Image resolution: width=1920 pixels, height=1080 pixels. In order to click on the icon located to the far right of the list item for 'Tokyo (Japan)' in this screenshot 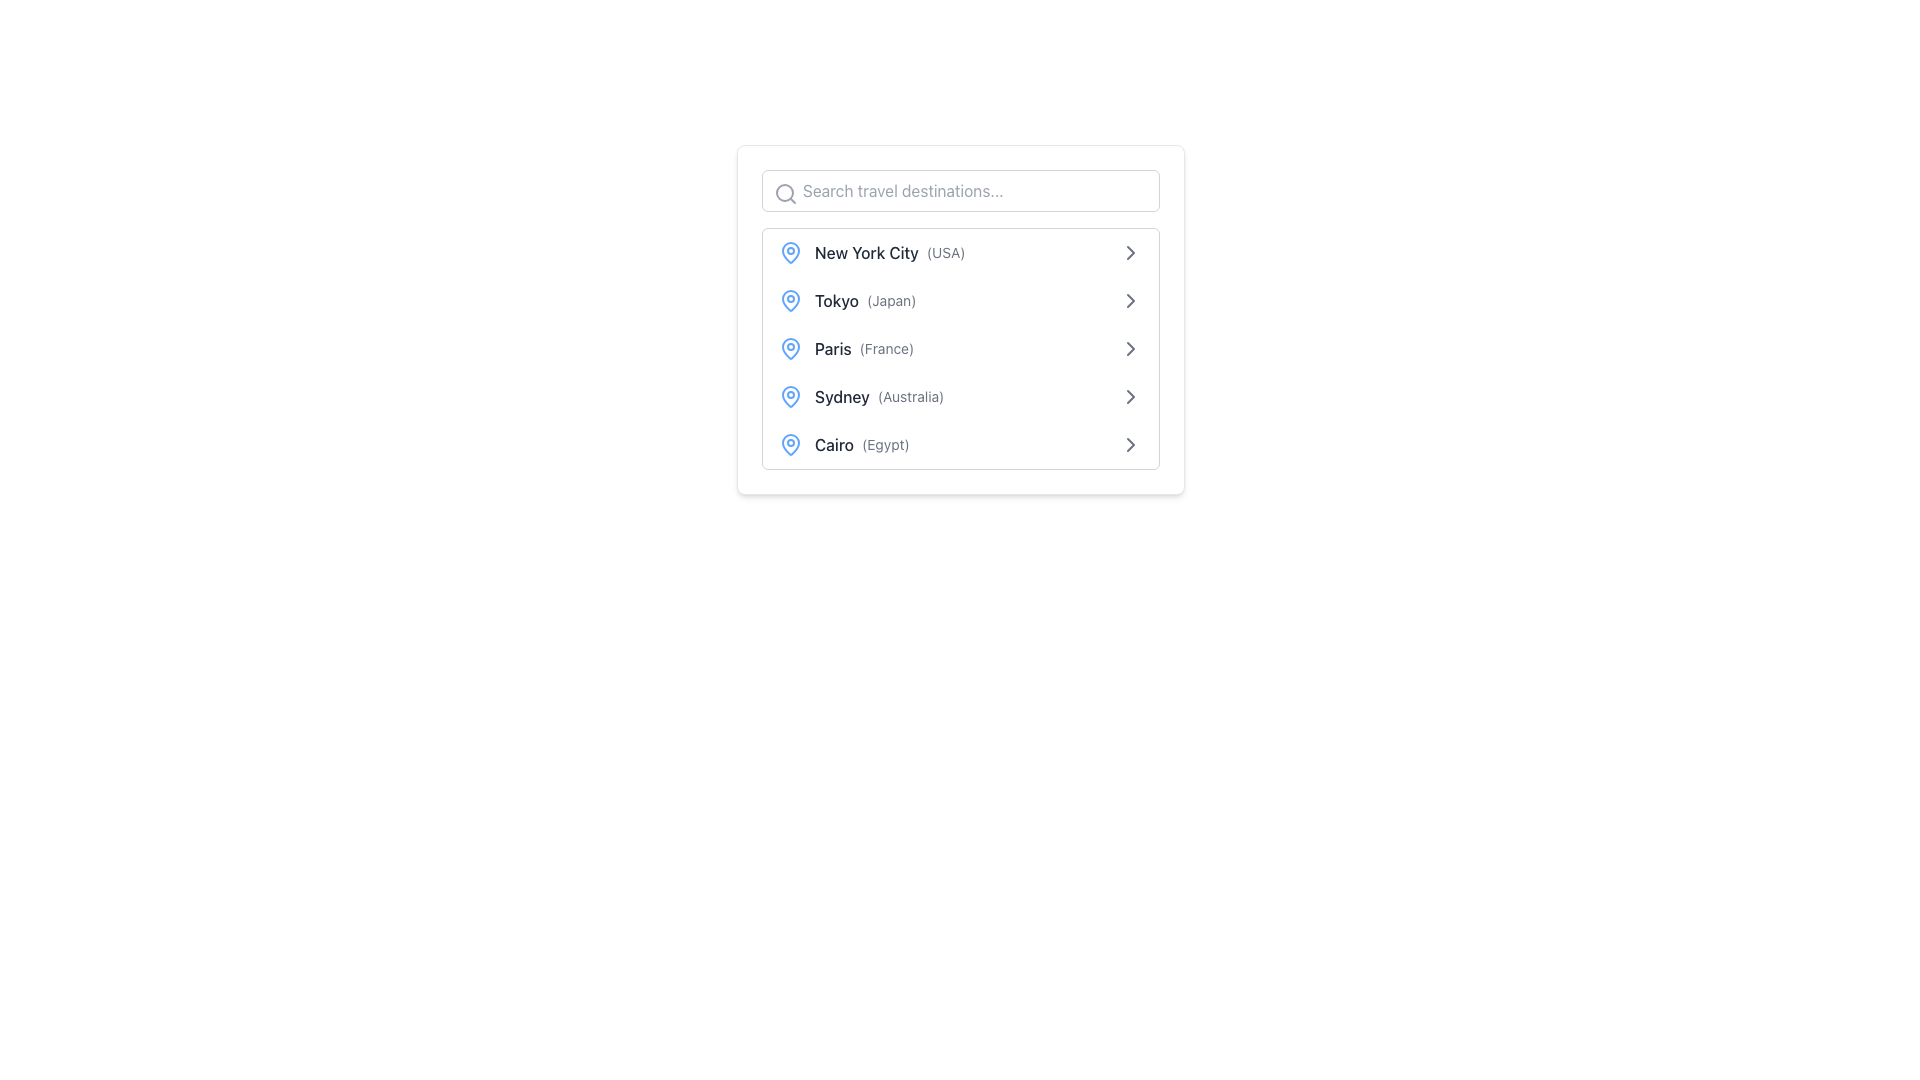, I will do `click(1131, 252)`.